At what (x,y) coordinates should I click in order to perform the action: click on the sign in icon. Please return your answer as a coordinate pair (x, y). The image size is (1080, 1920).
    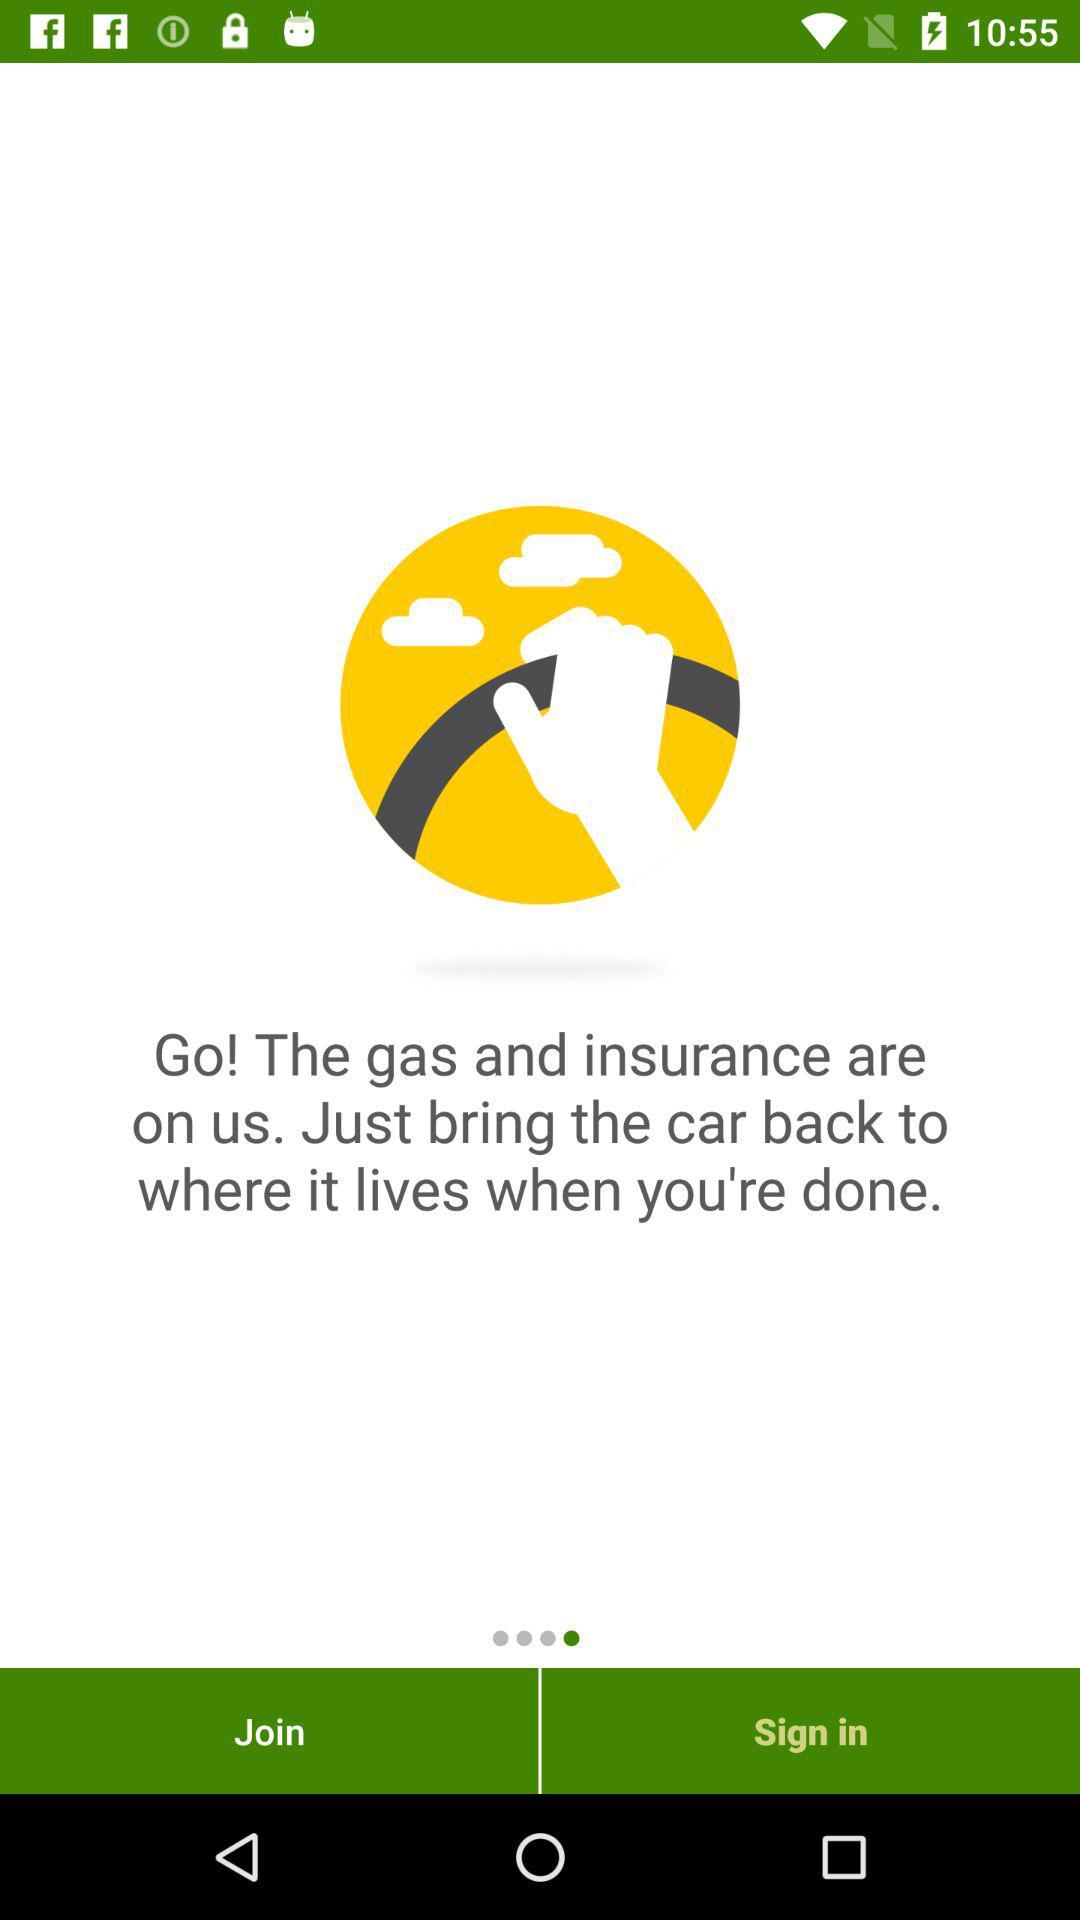
    Looking at the image, I should click on (810, 1730).